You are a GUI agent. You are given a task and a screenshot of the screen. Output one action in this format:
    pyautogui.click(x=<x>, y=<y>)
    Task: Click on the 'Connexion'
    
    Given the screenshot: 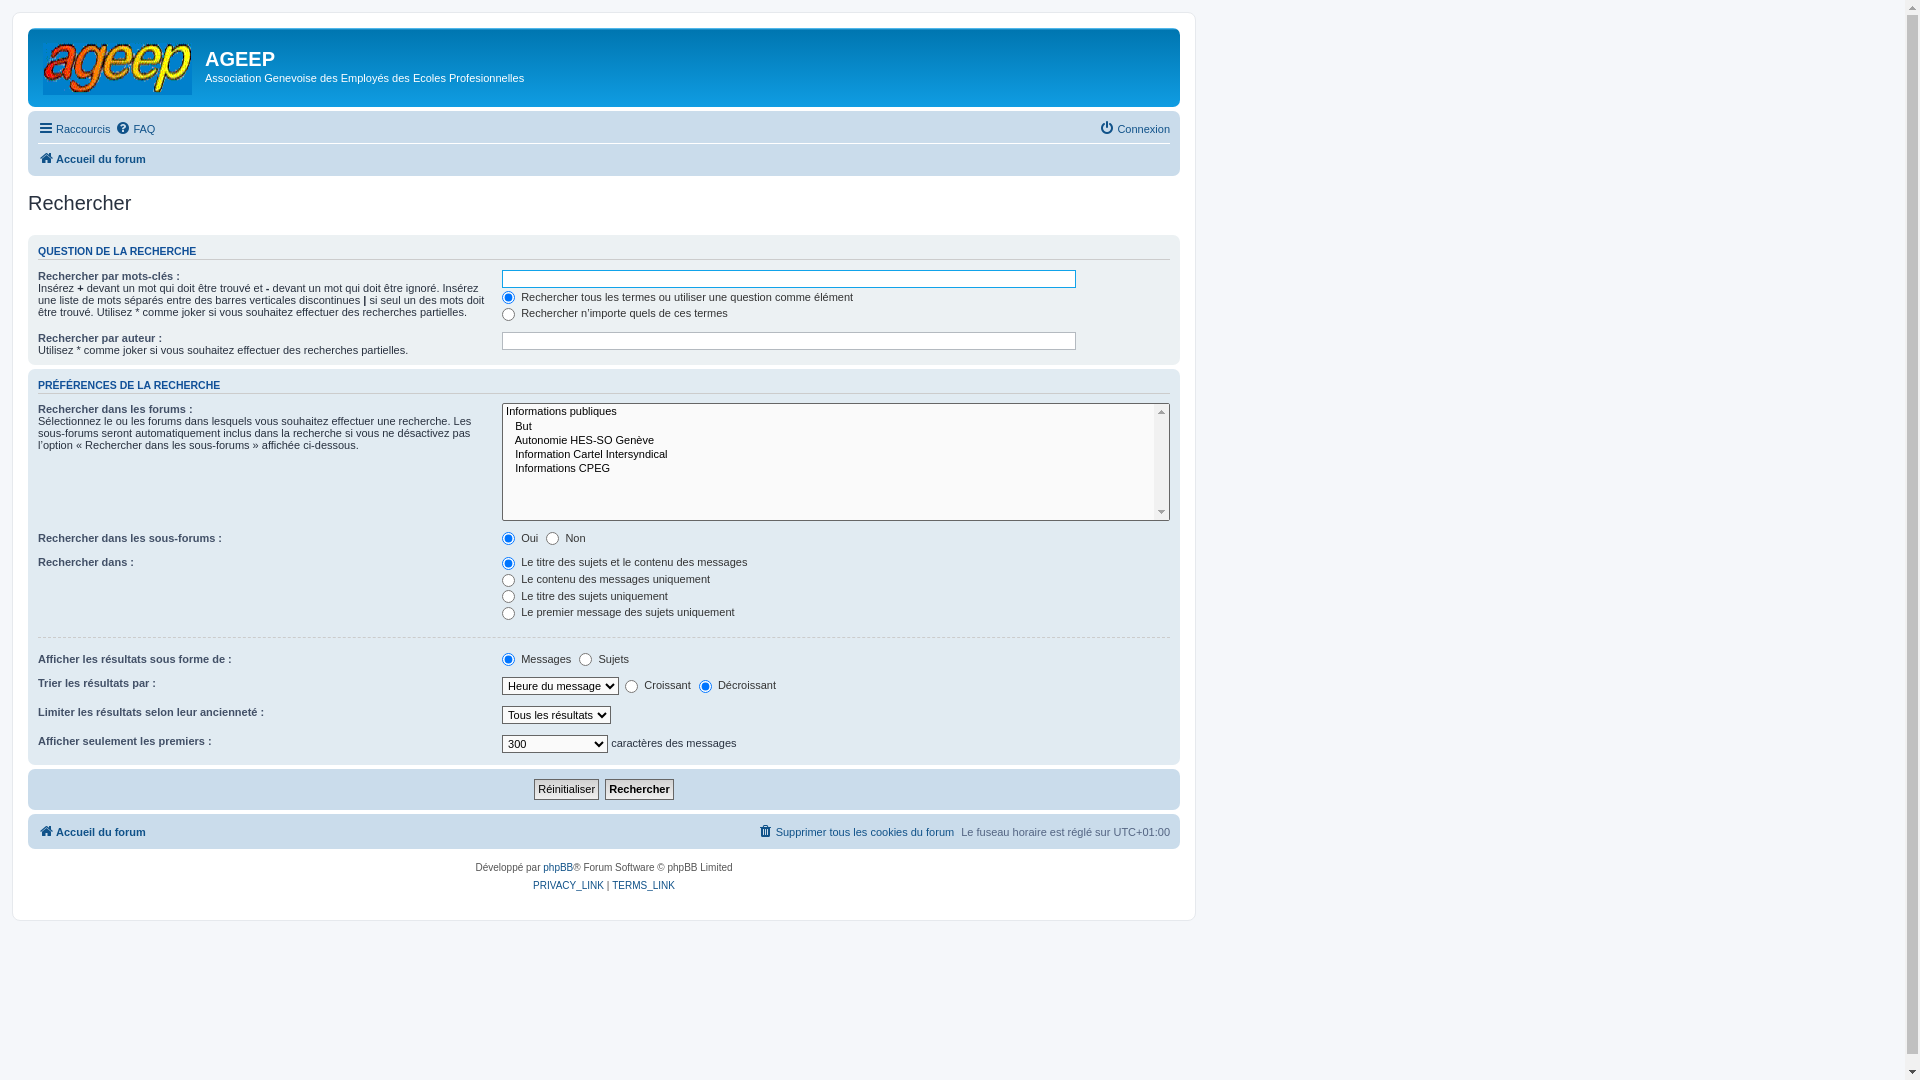 What is the action you would take?
    pyautogui.click(x=1134, y=128)
    